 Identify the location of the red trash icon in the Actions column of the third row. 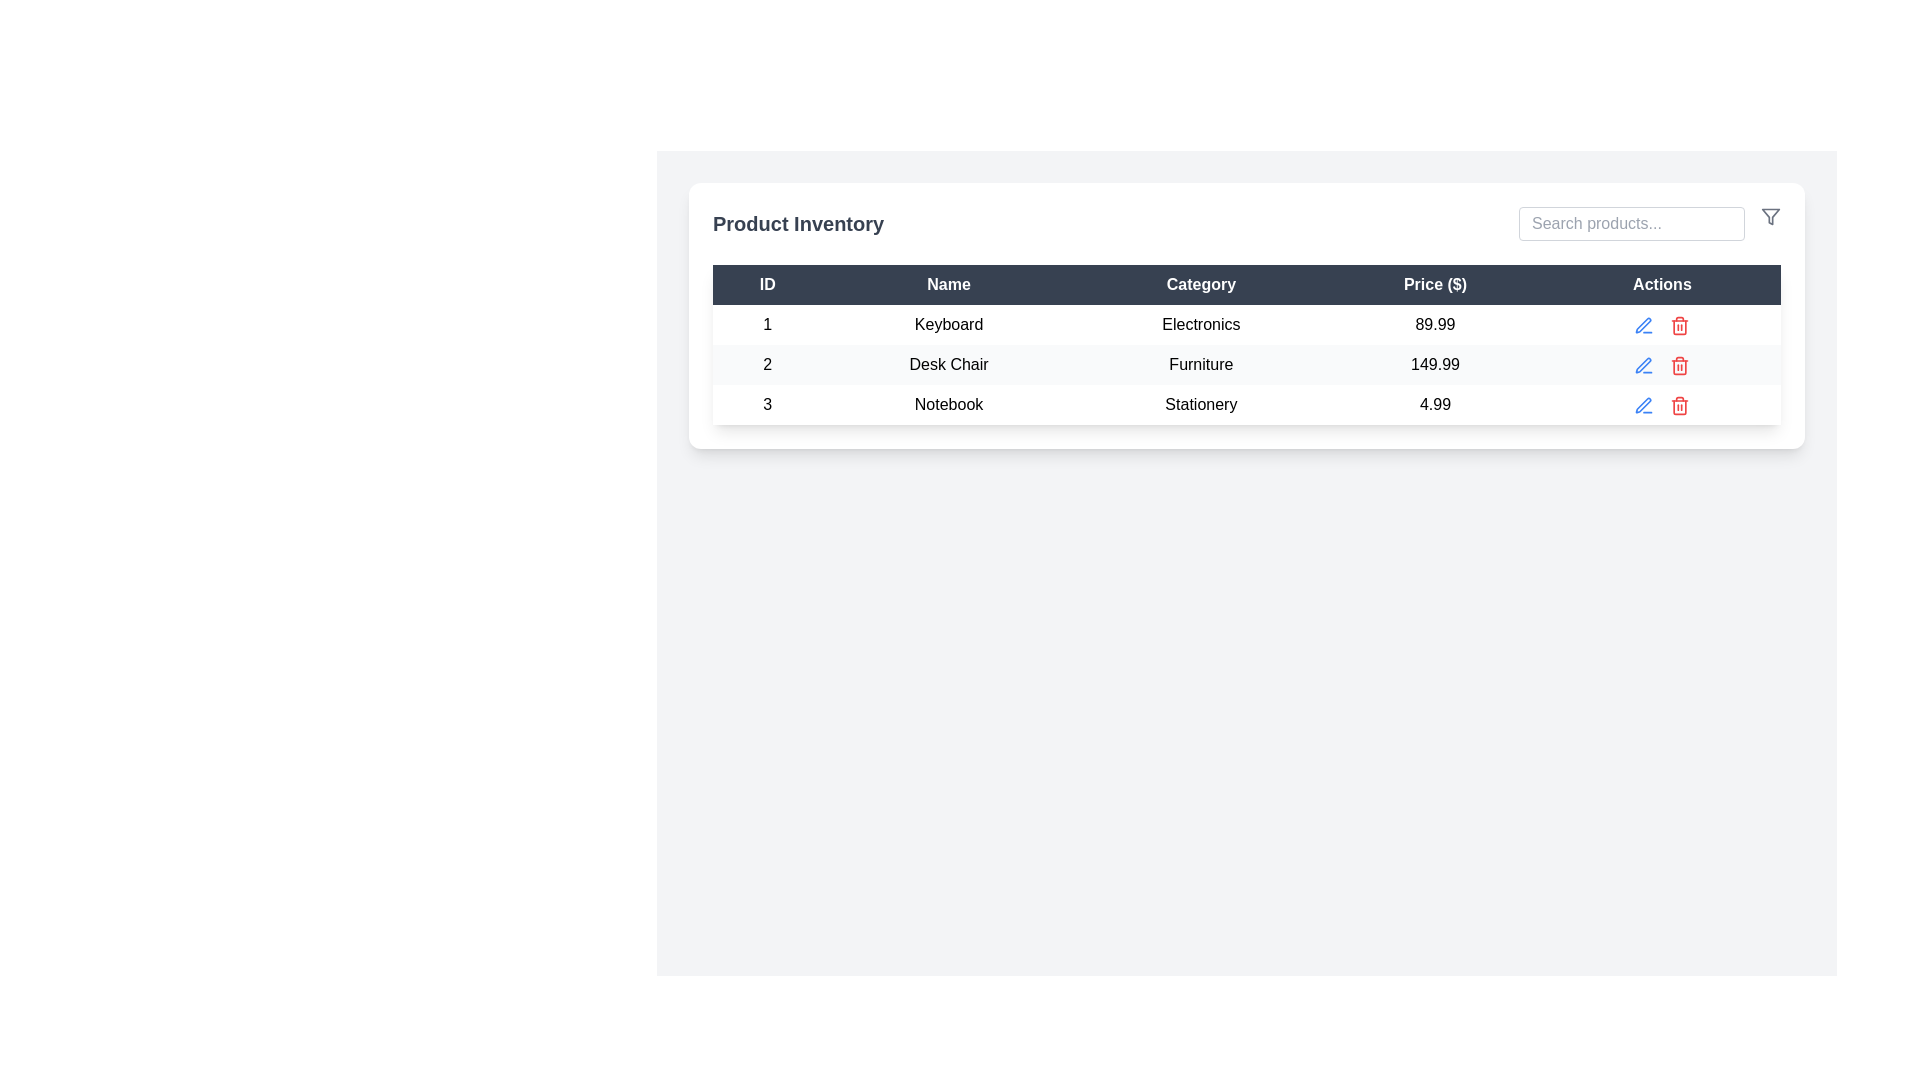
(1661, 405).